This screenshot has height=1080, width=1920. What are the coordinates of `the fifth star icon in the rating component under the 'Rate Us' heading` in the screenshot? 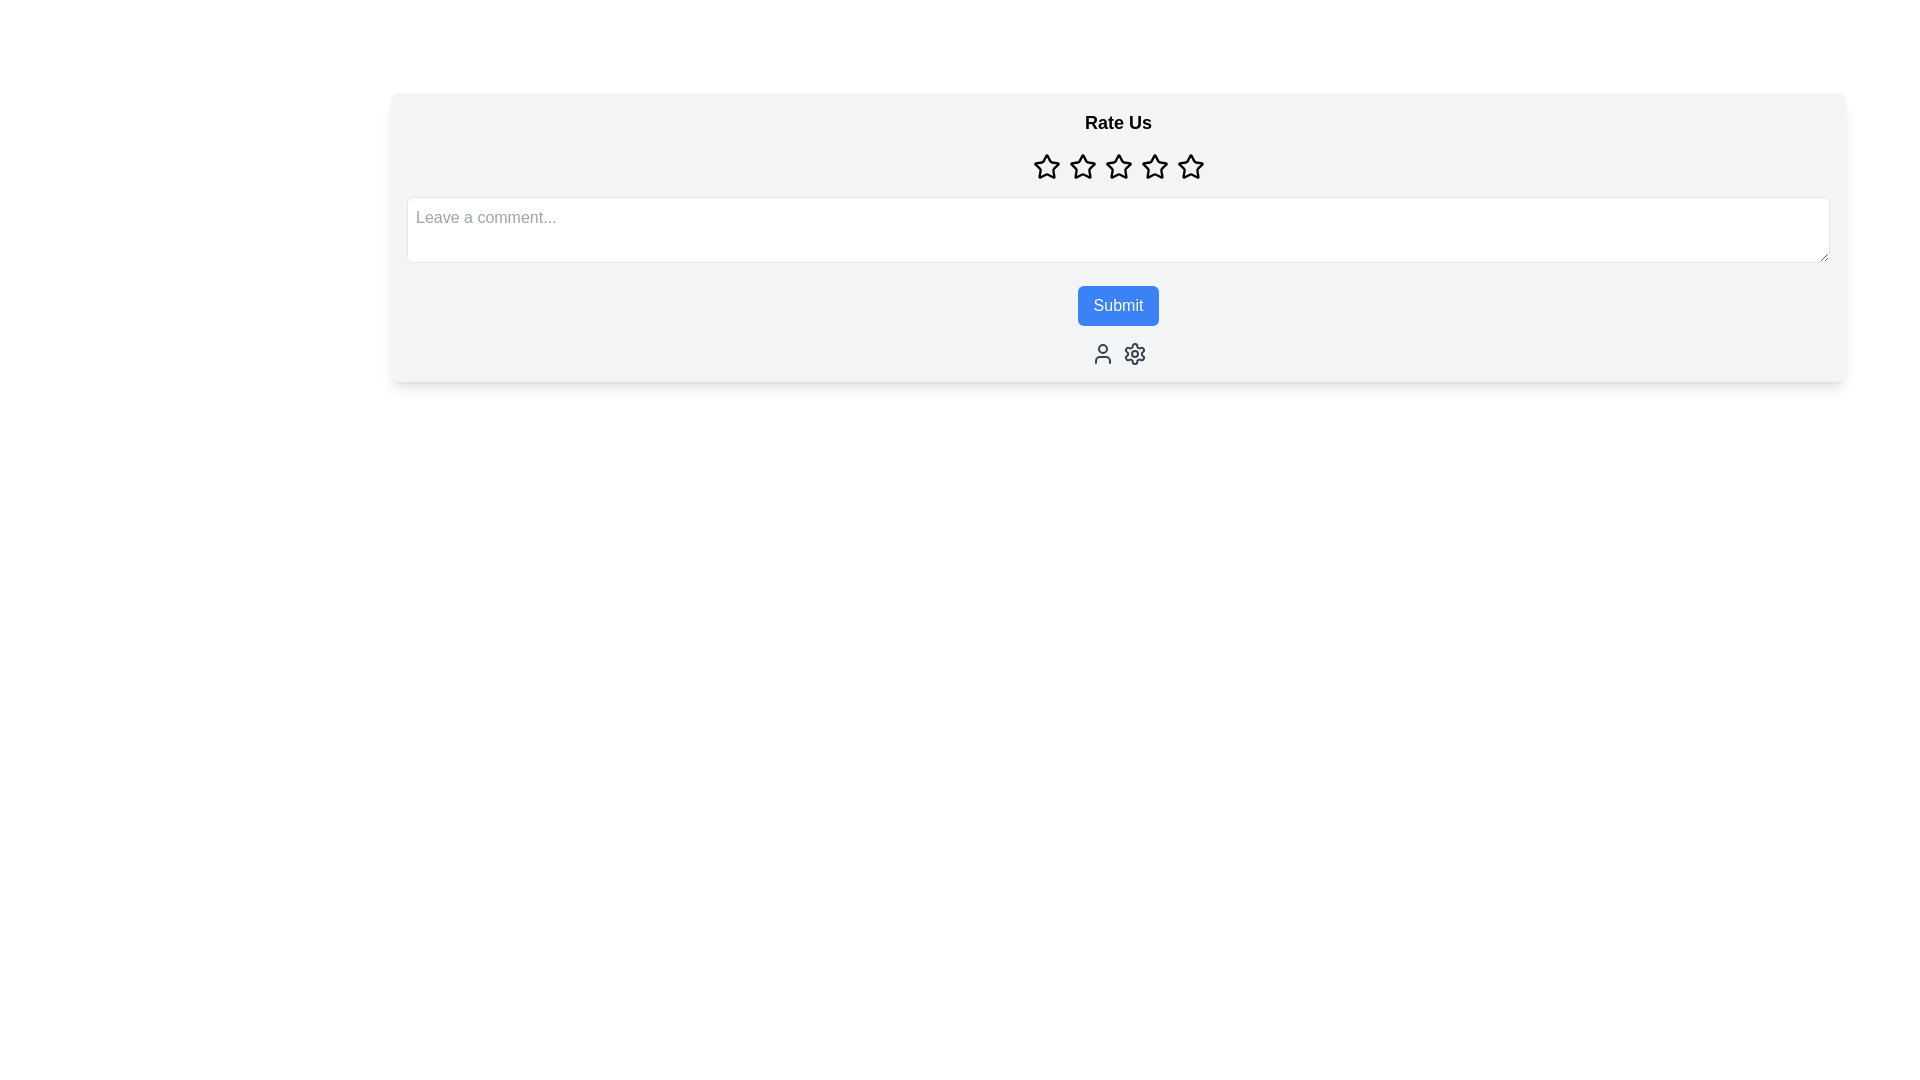 It's located at (1190, 165).